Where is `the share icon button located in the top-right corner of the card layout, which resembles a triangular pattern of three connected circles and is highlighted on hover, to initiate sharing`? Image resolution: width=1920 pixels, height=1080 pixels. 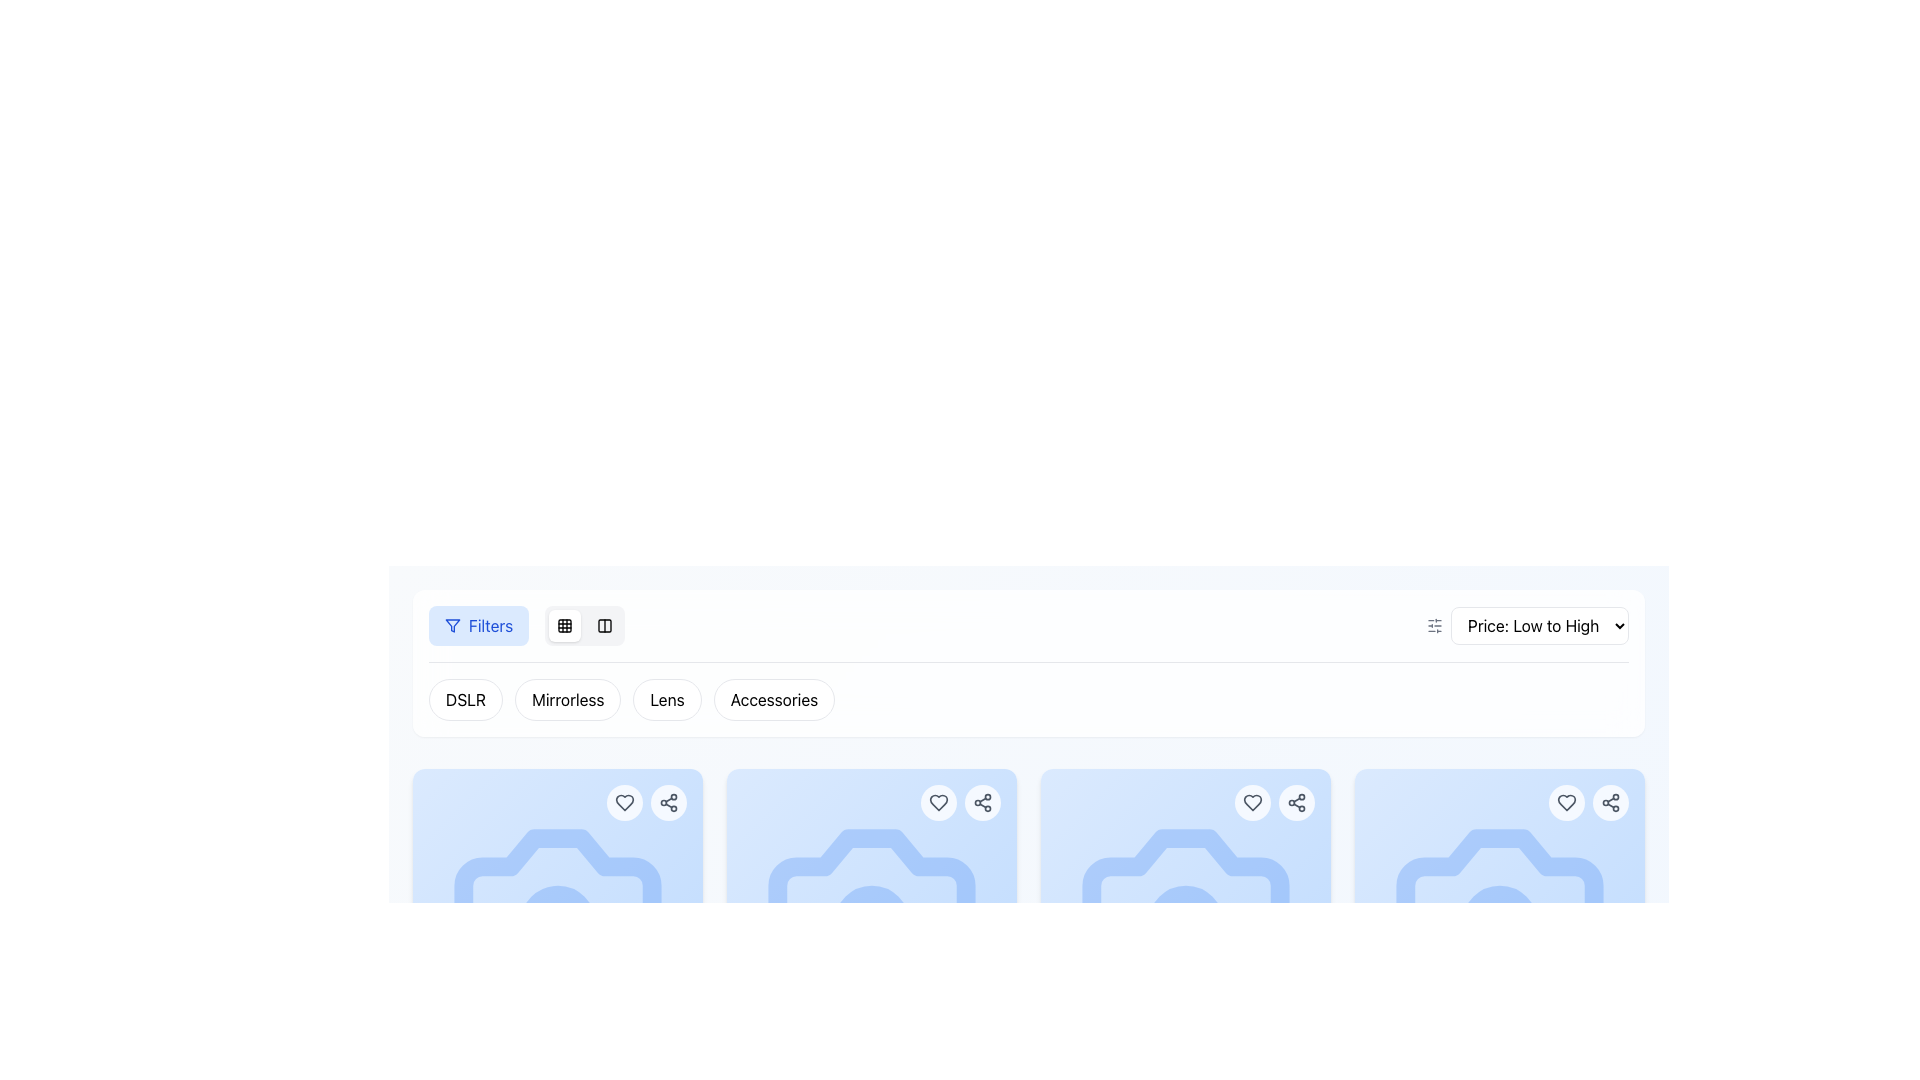
the share icon button located in the top-right corner of the card layout, which resembles a triangular pattern of three connected circles and is highlighted on hover, to initiate sharing is located at coordinates (1611, 801).